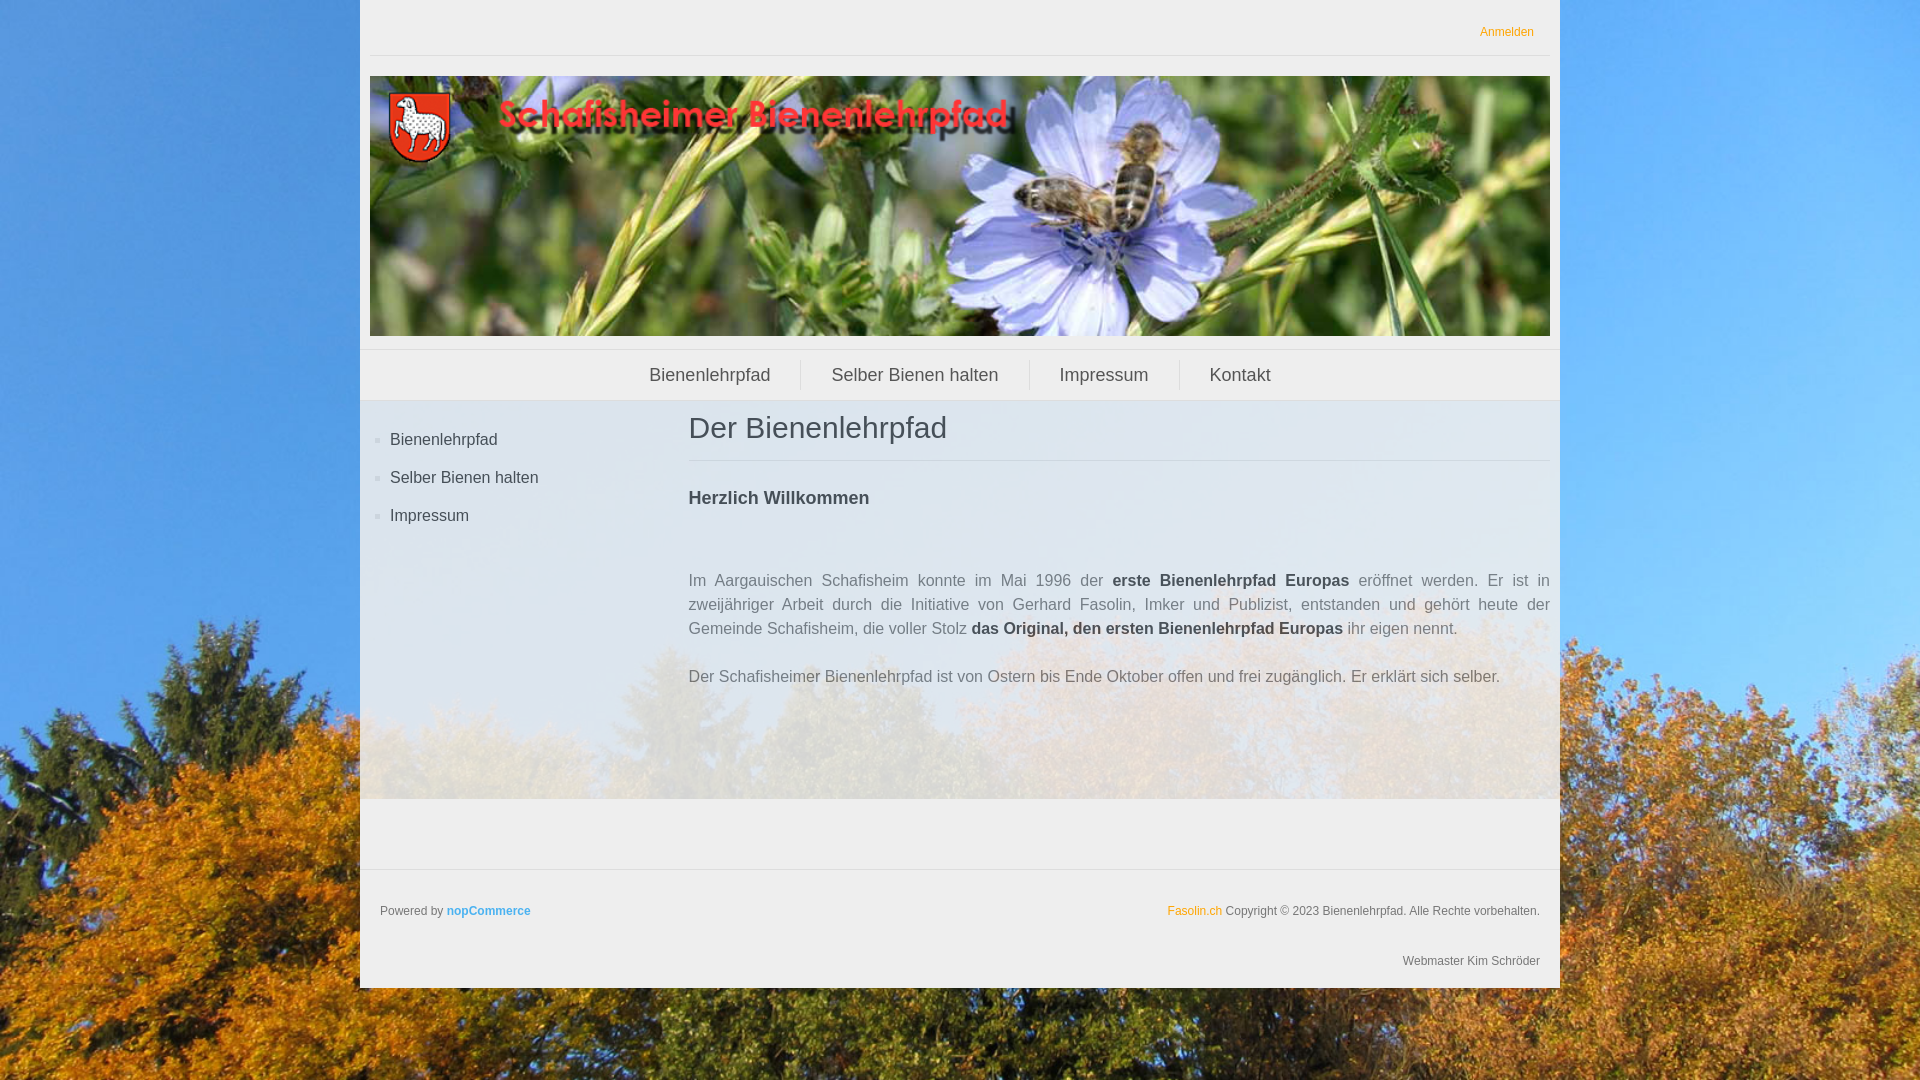  Describe the element at coordinates (463, 478) in the screenshot. I see `'Selber Bienen halten'` at that location.